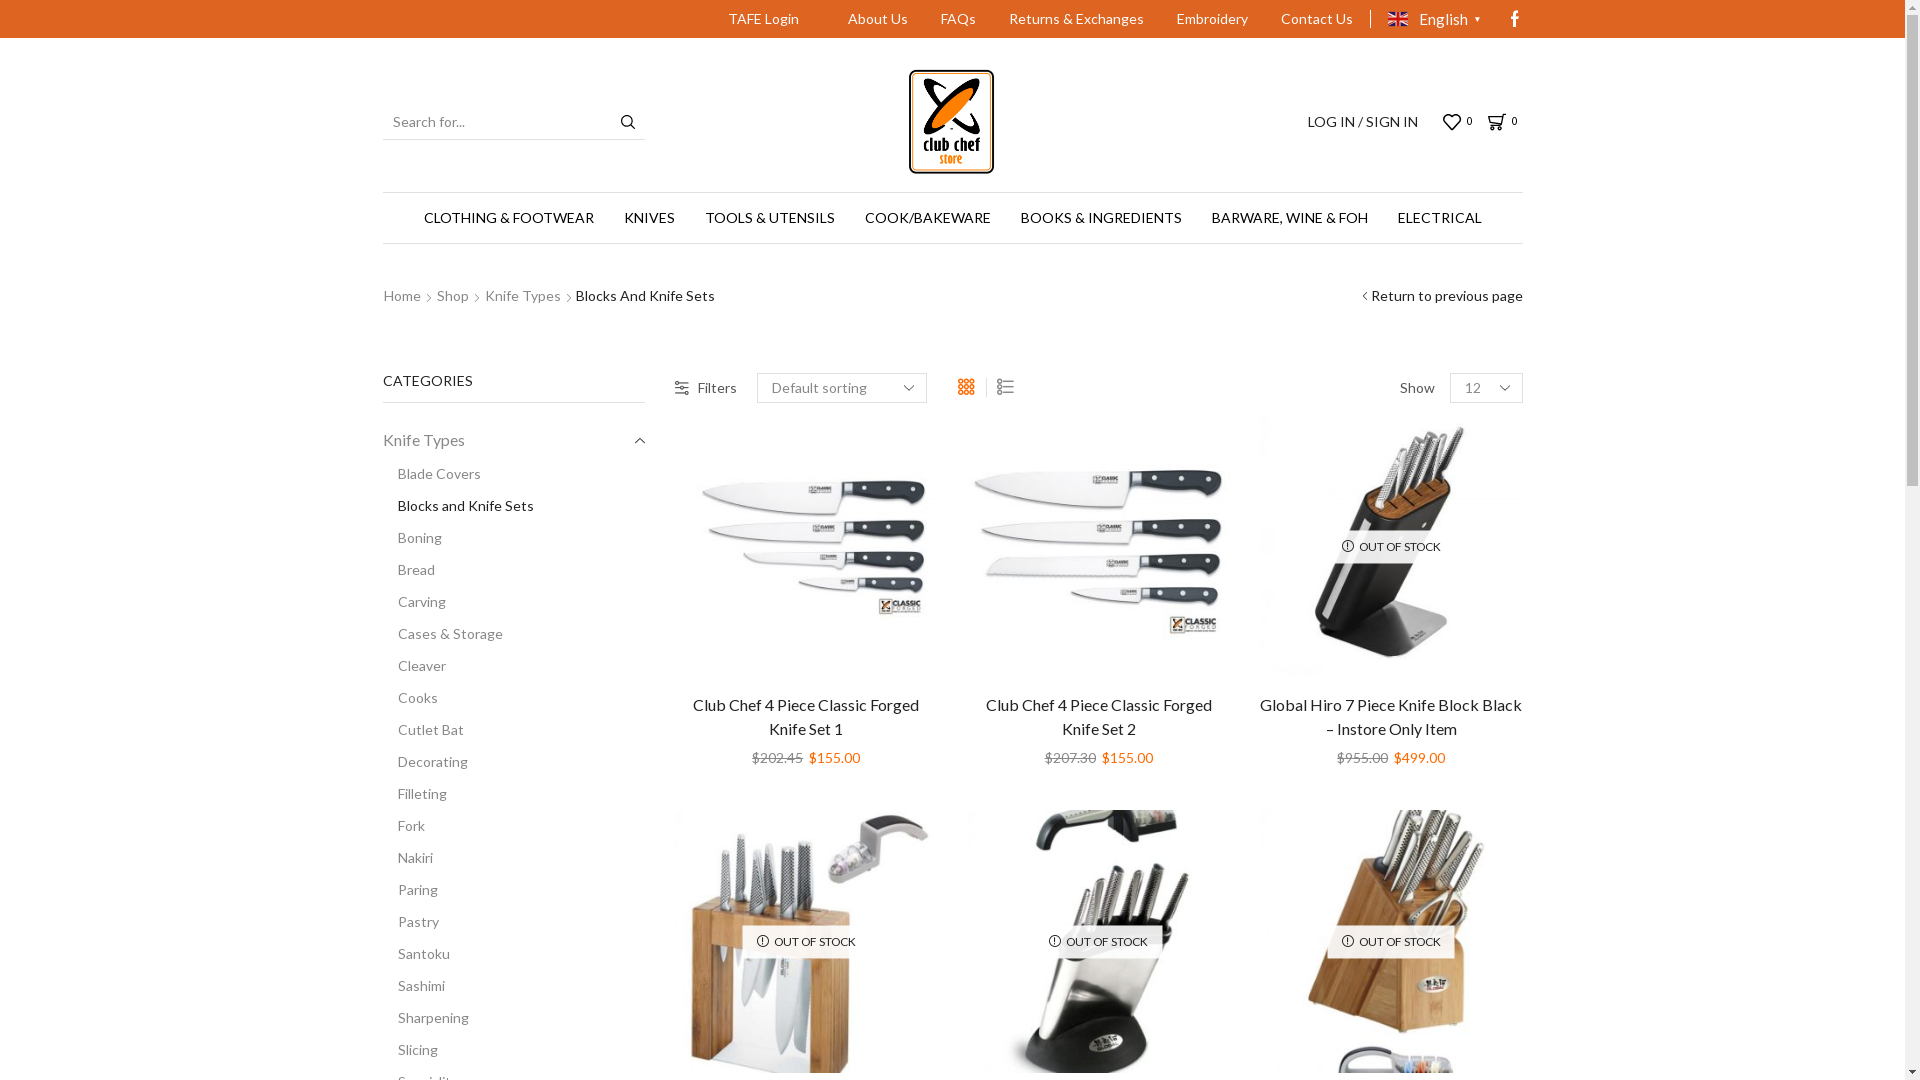  What do you see at coordinates (1211, 19) in the screenshot?
I see `'Embroidery'` at bounding box center [1211, 19].